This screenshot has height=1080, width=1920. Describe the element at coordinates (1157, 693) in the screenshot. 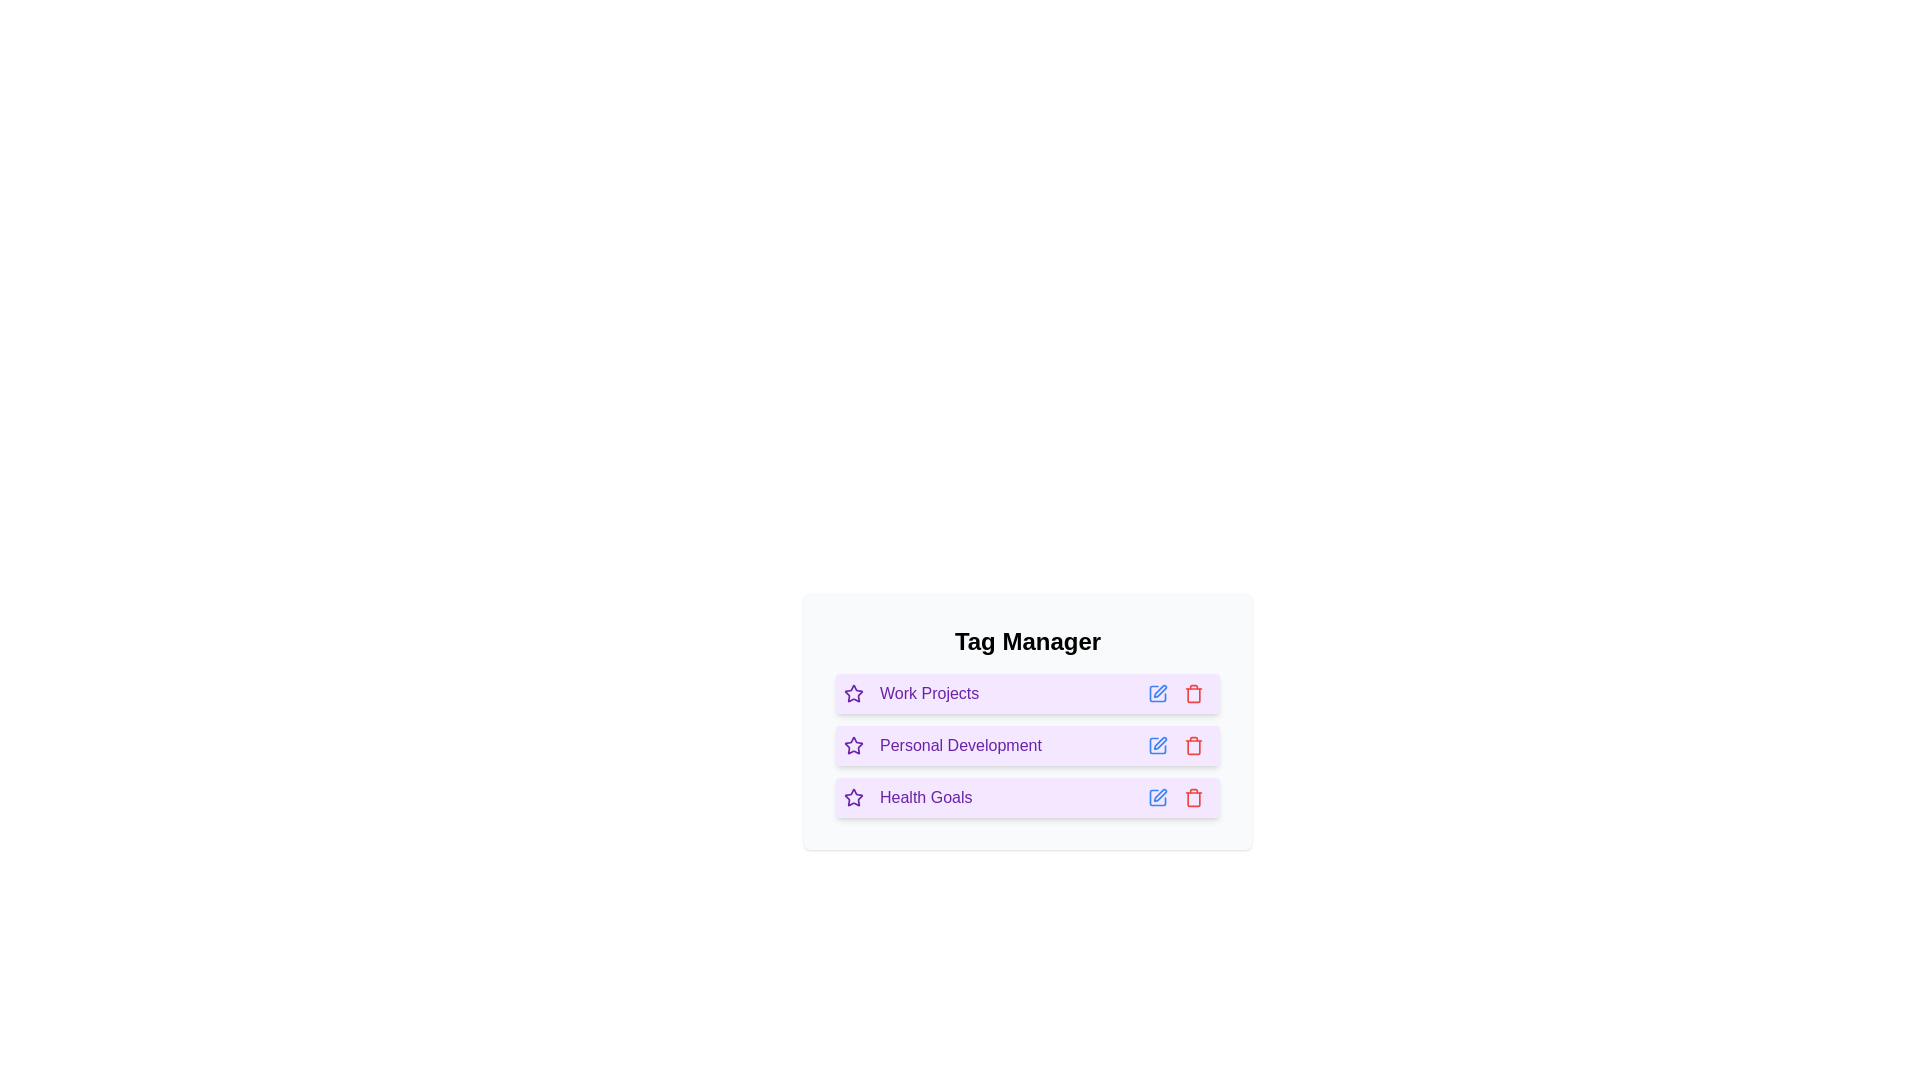

I see `edit button for the tag named Work Projects` at that location.